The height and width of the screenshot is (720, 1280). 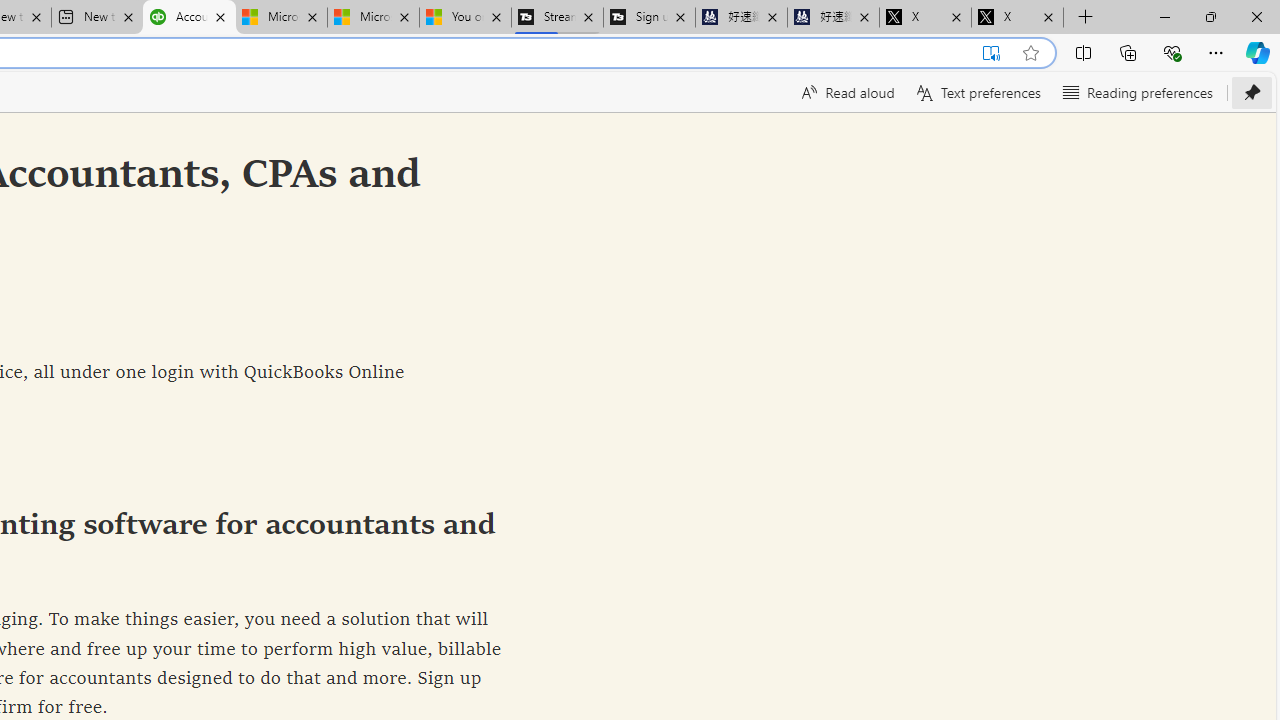 I want to click on 'Exit Immersive Reader (F9)', so click(x=991, y=52).